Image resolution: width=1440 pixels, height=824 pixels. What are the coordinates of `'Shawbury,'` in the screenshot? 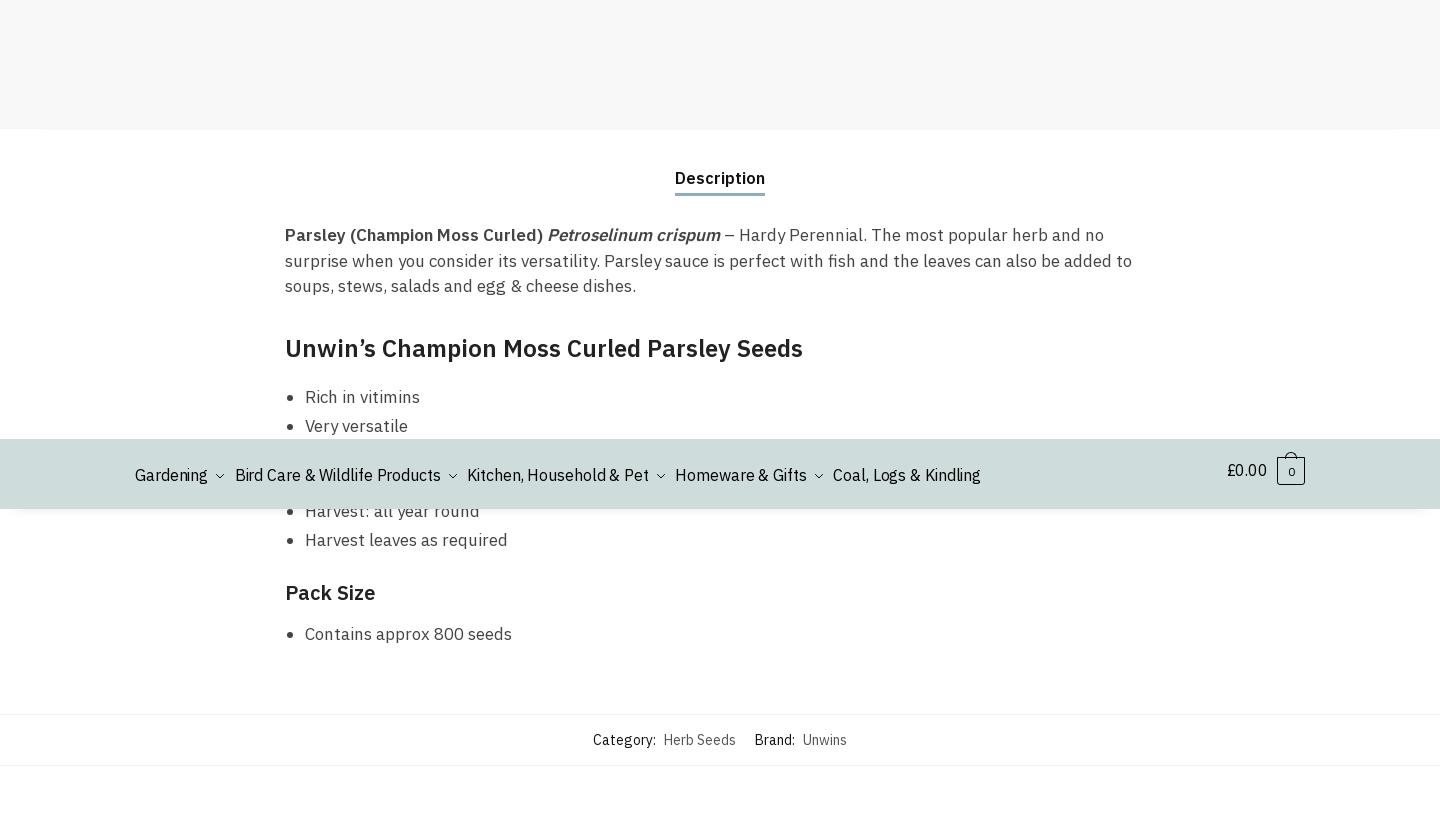 It's located at (170, 191).